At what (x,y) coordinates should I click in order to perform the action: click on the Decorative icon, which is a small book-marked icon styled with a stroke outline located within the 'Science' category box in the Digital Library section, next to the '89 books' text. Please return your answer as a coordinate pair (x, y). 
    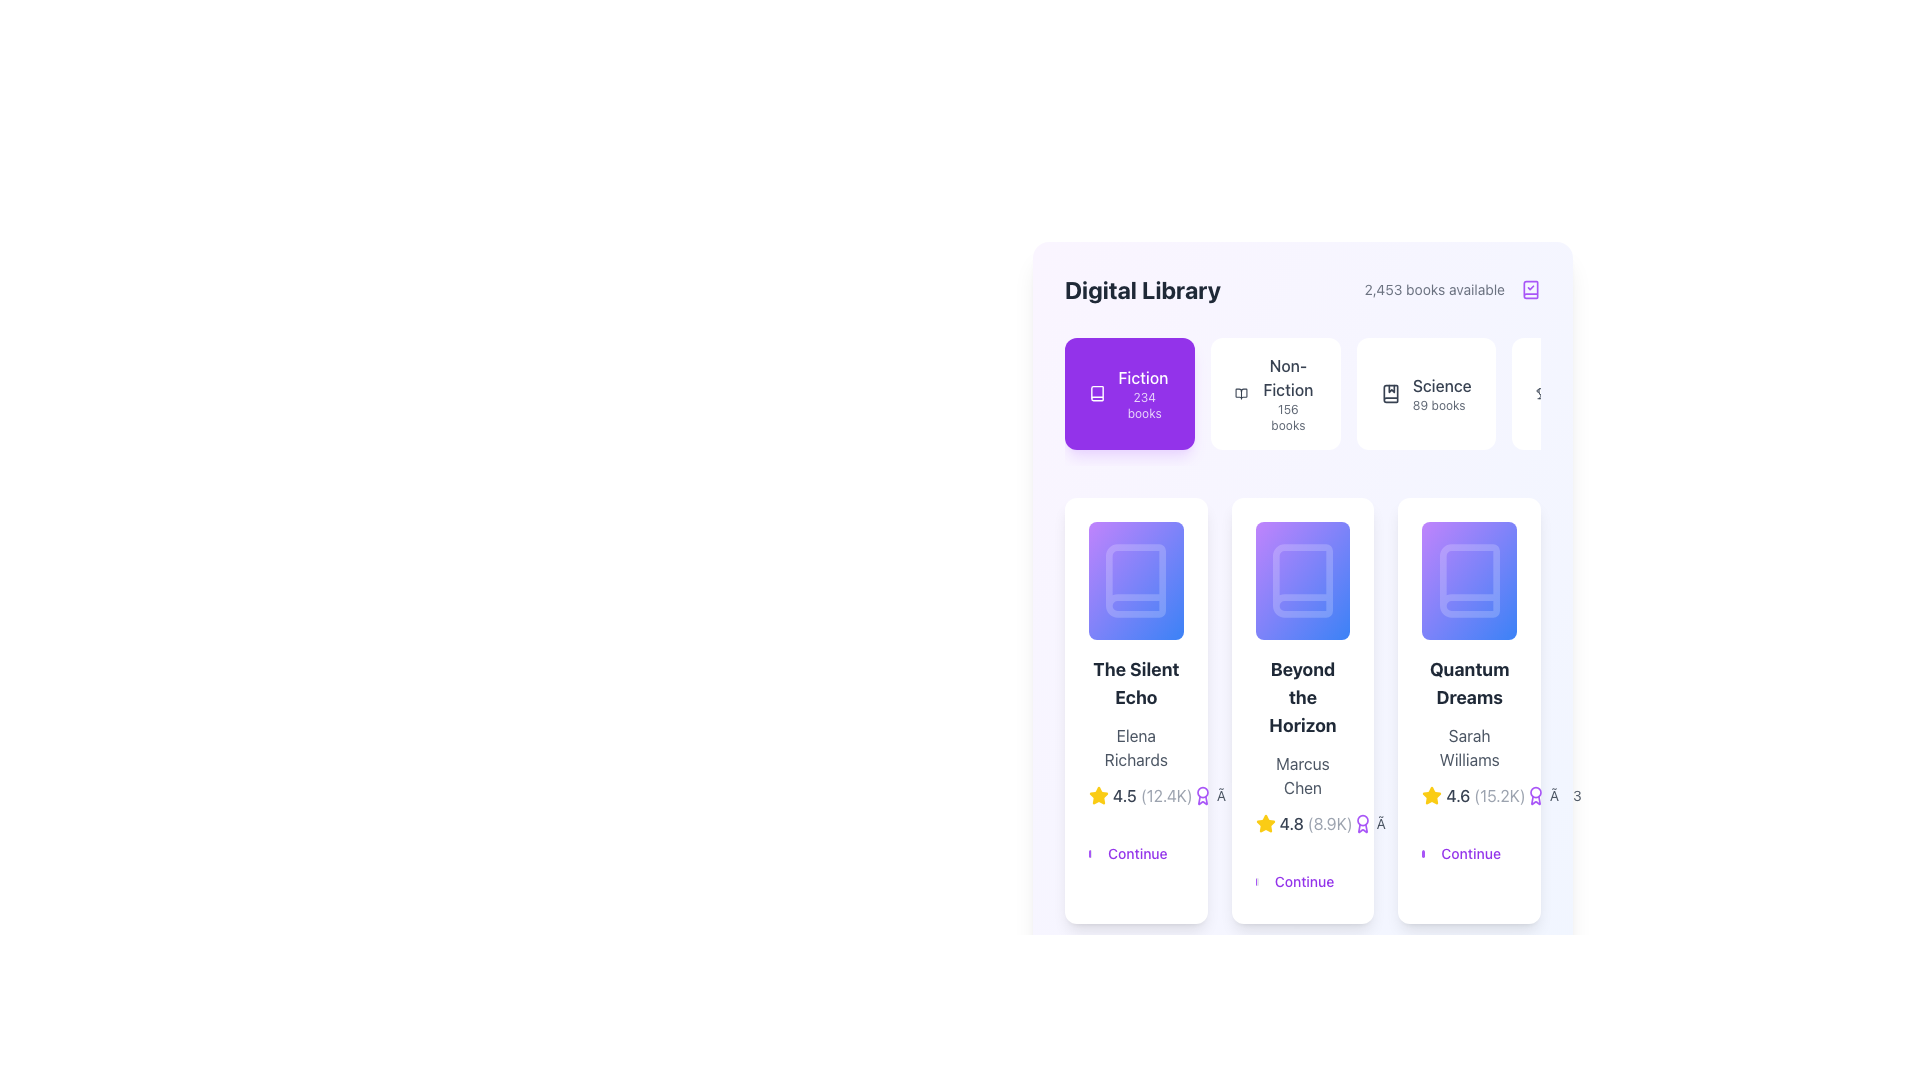
    Looking at the image, I should click on (1389, 393).